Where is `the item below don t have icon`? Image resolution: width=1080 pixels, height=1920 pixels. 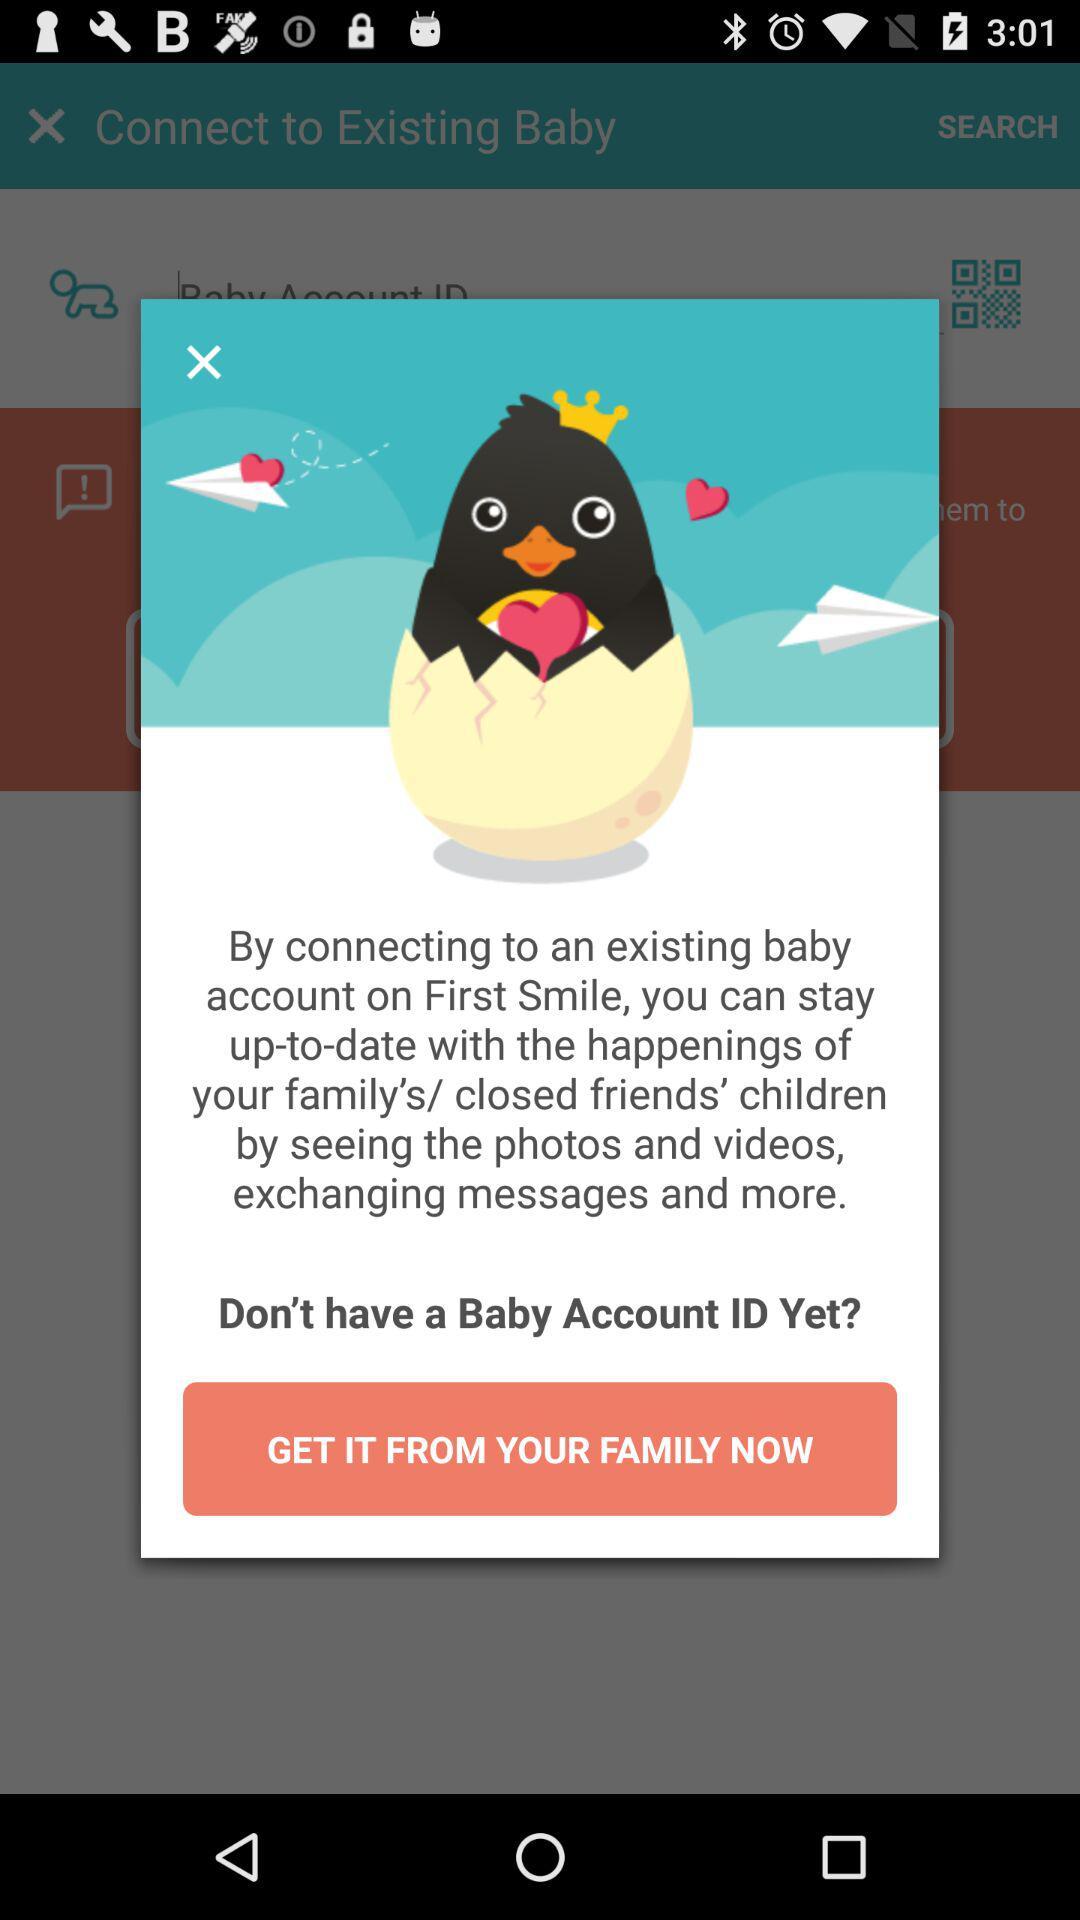 the item below don t have icon is located at coordinates (540, 1449).